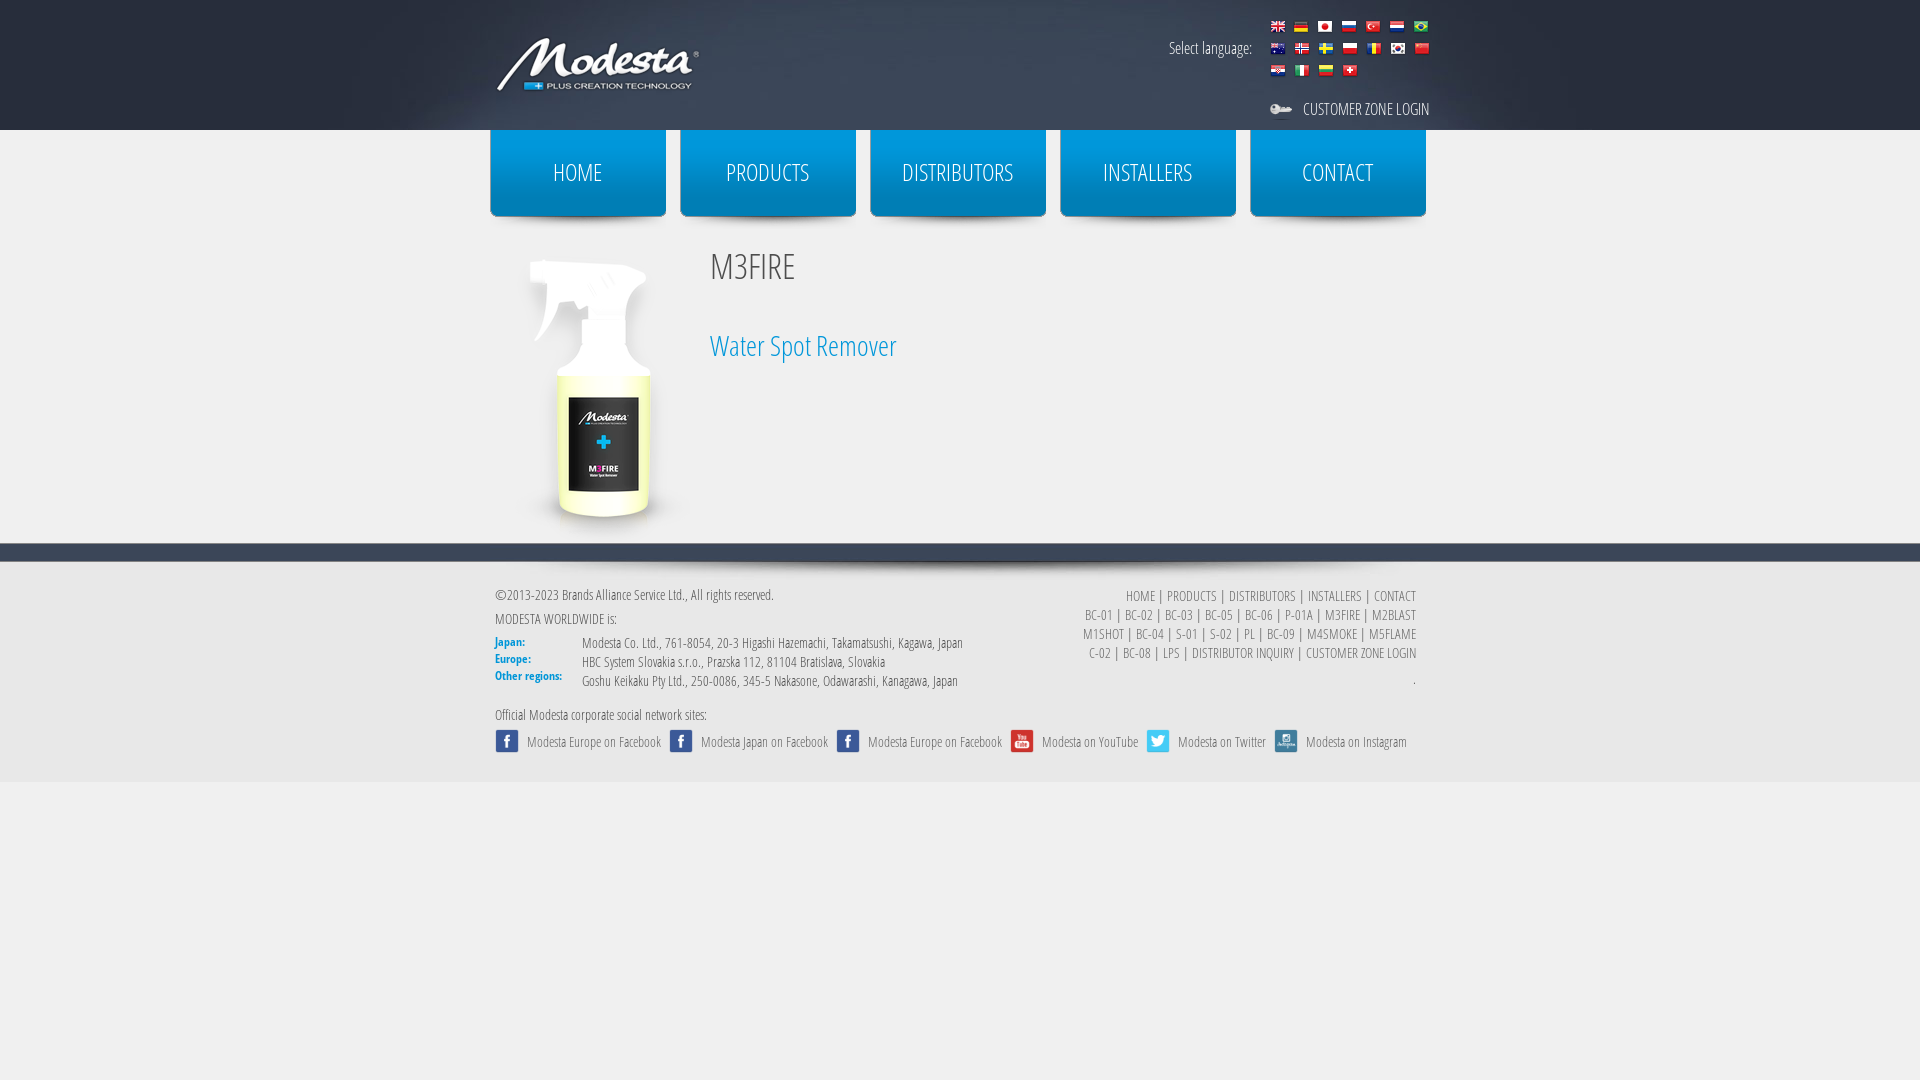 This screenshot has width=1920, height=1080. What do you see at coordinates (1186, 633) in the screenshot?
I see `'S-01'` at bounding box center [1186, 633].